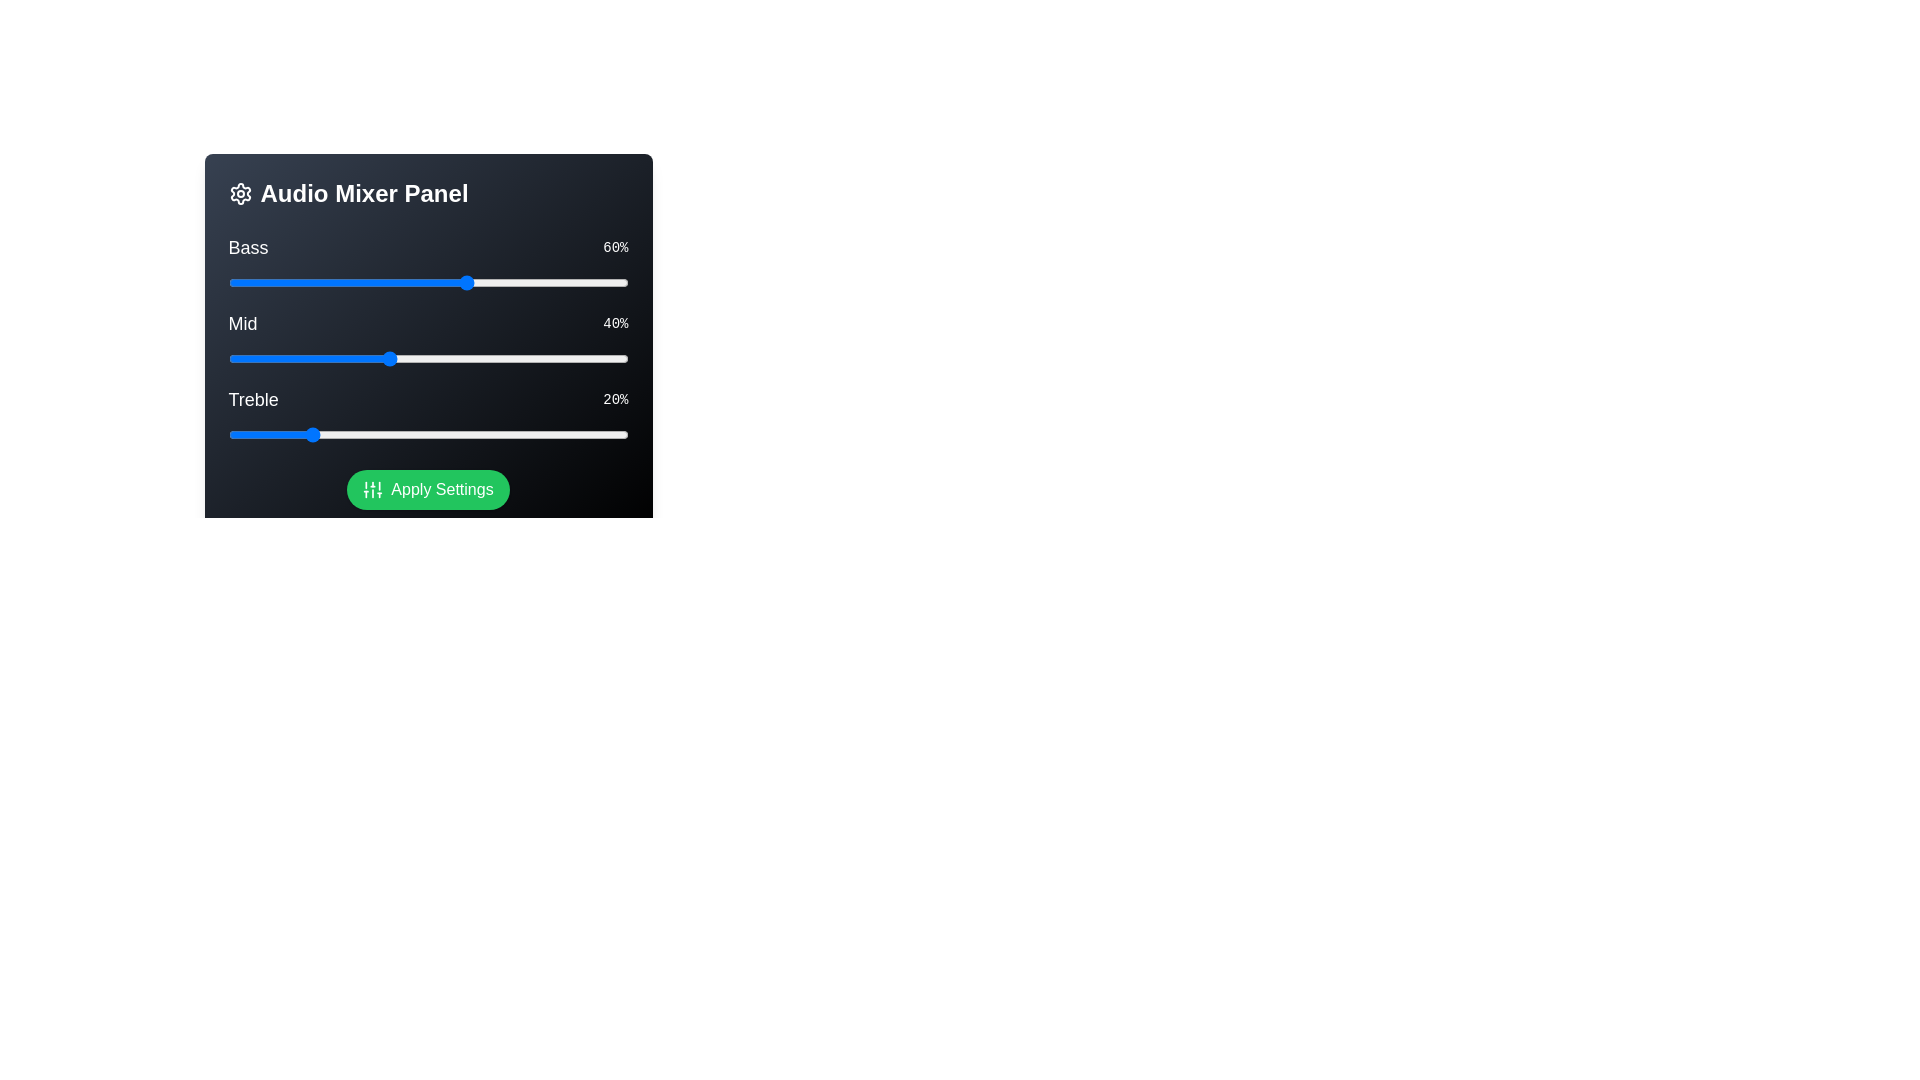  Describe the element at coordinates (427, 489) in the screenshot. I see `the 'Apply Settings' button` at that location.